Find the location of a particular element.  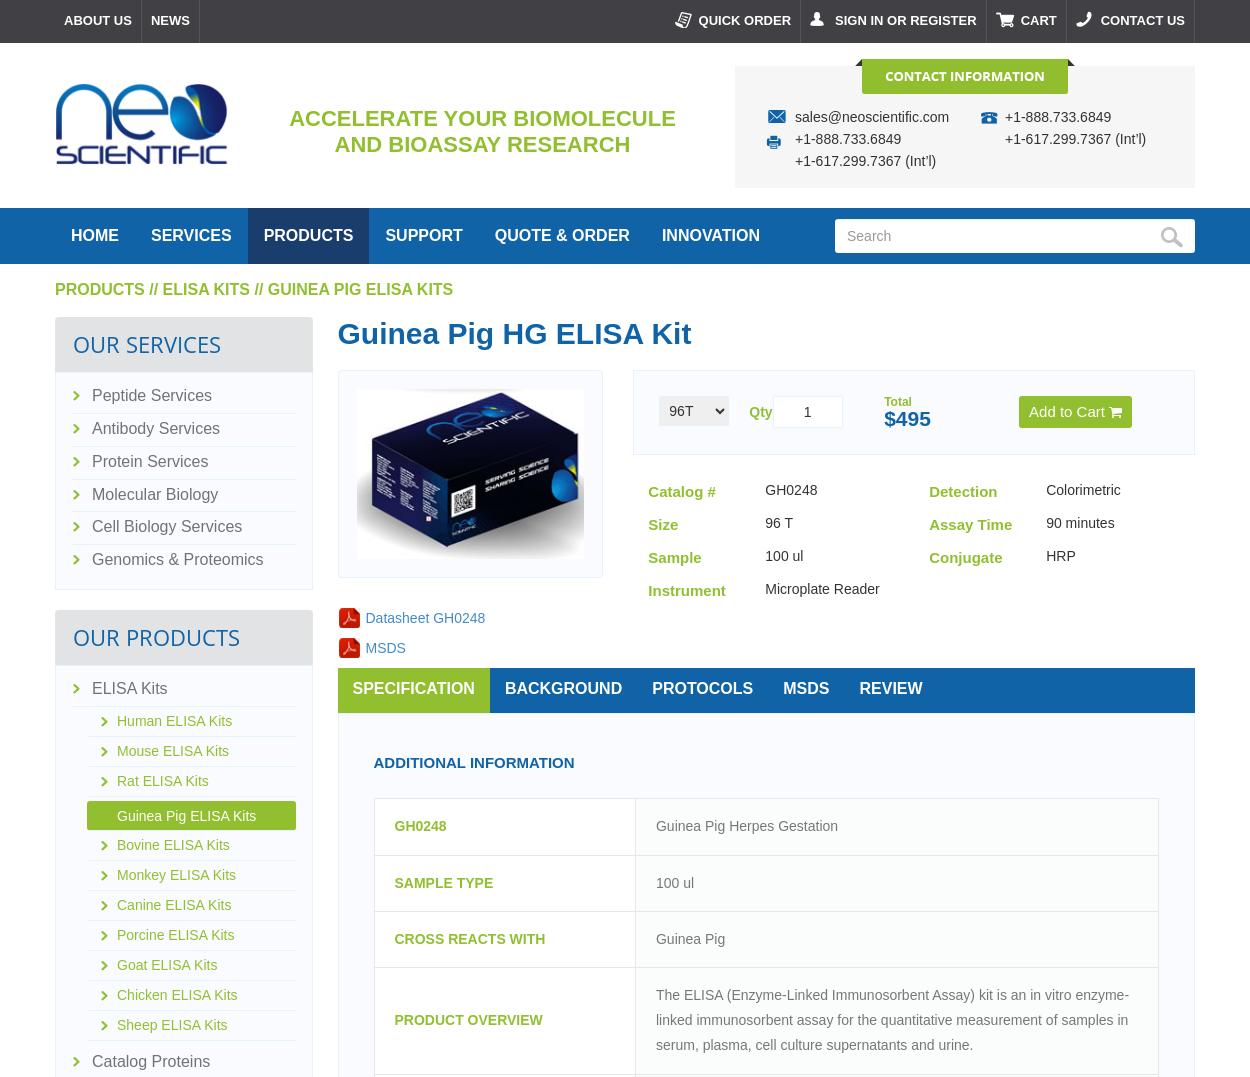

'Catalog #' is located at coordinates (681, 490).